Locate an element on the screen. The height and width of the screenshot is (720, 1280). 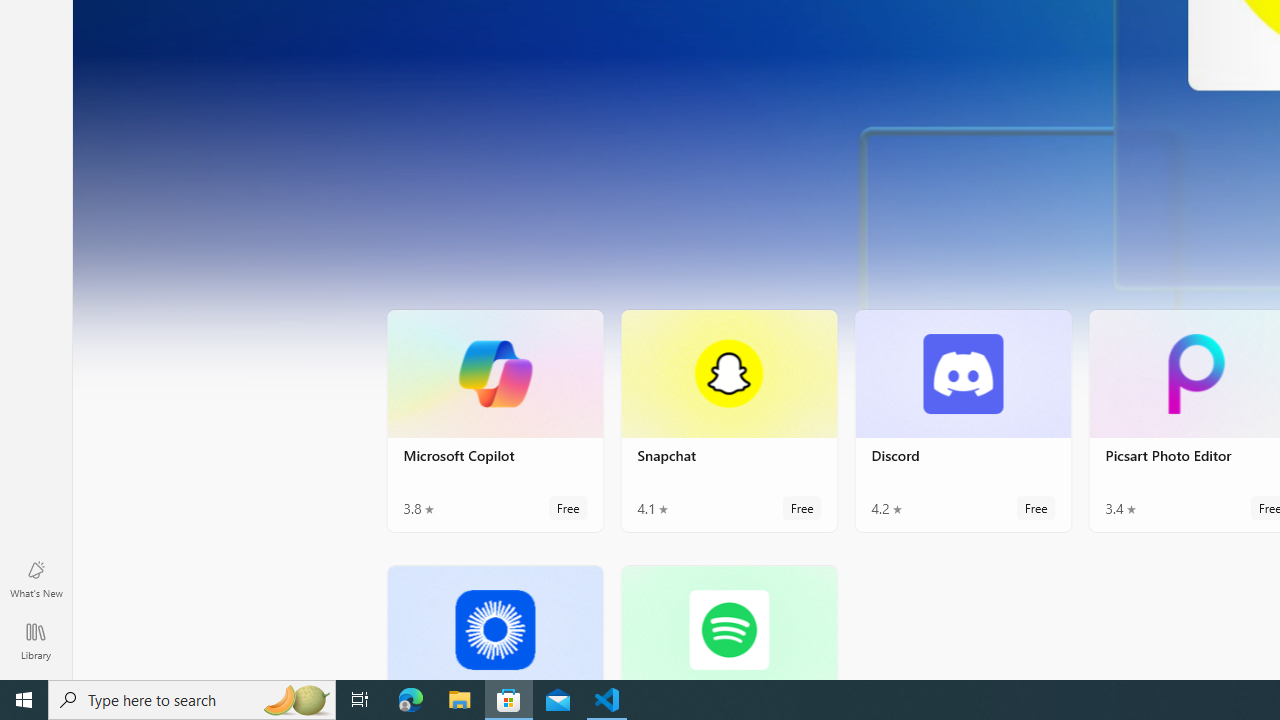
'Discord. Average rating of 4.2 out of five stars. Free  ' is located at coordinates (963, 419).